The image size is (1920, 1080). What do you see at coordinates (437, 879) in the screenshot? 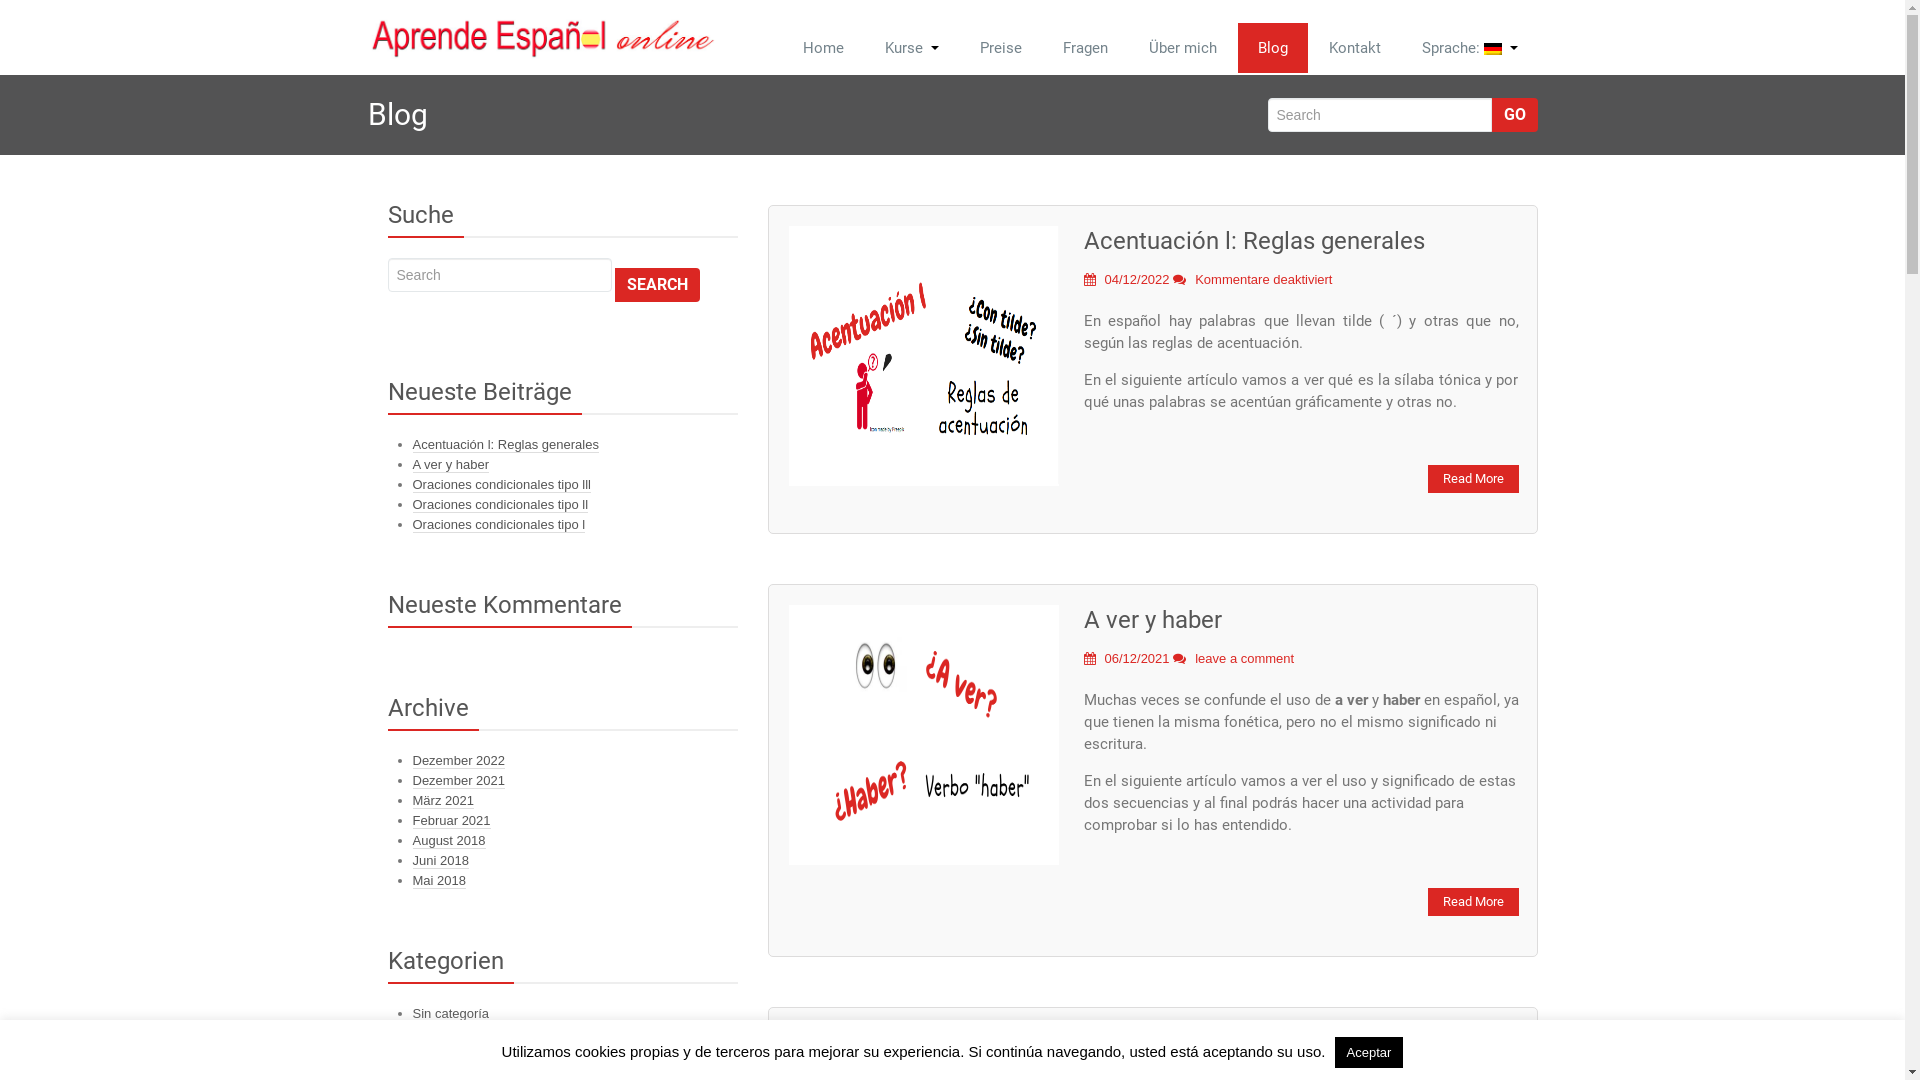
I see `'Mai 2018'` at bounding box center [437, 879].